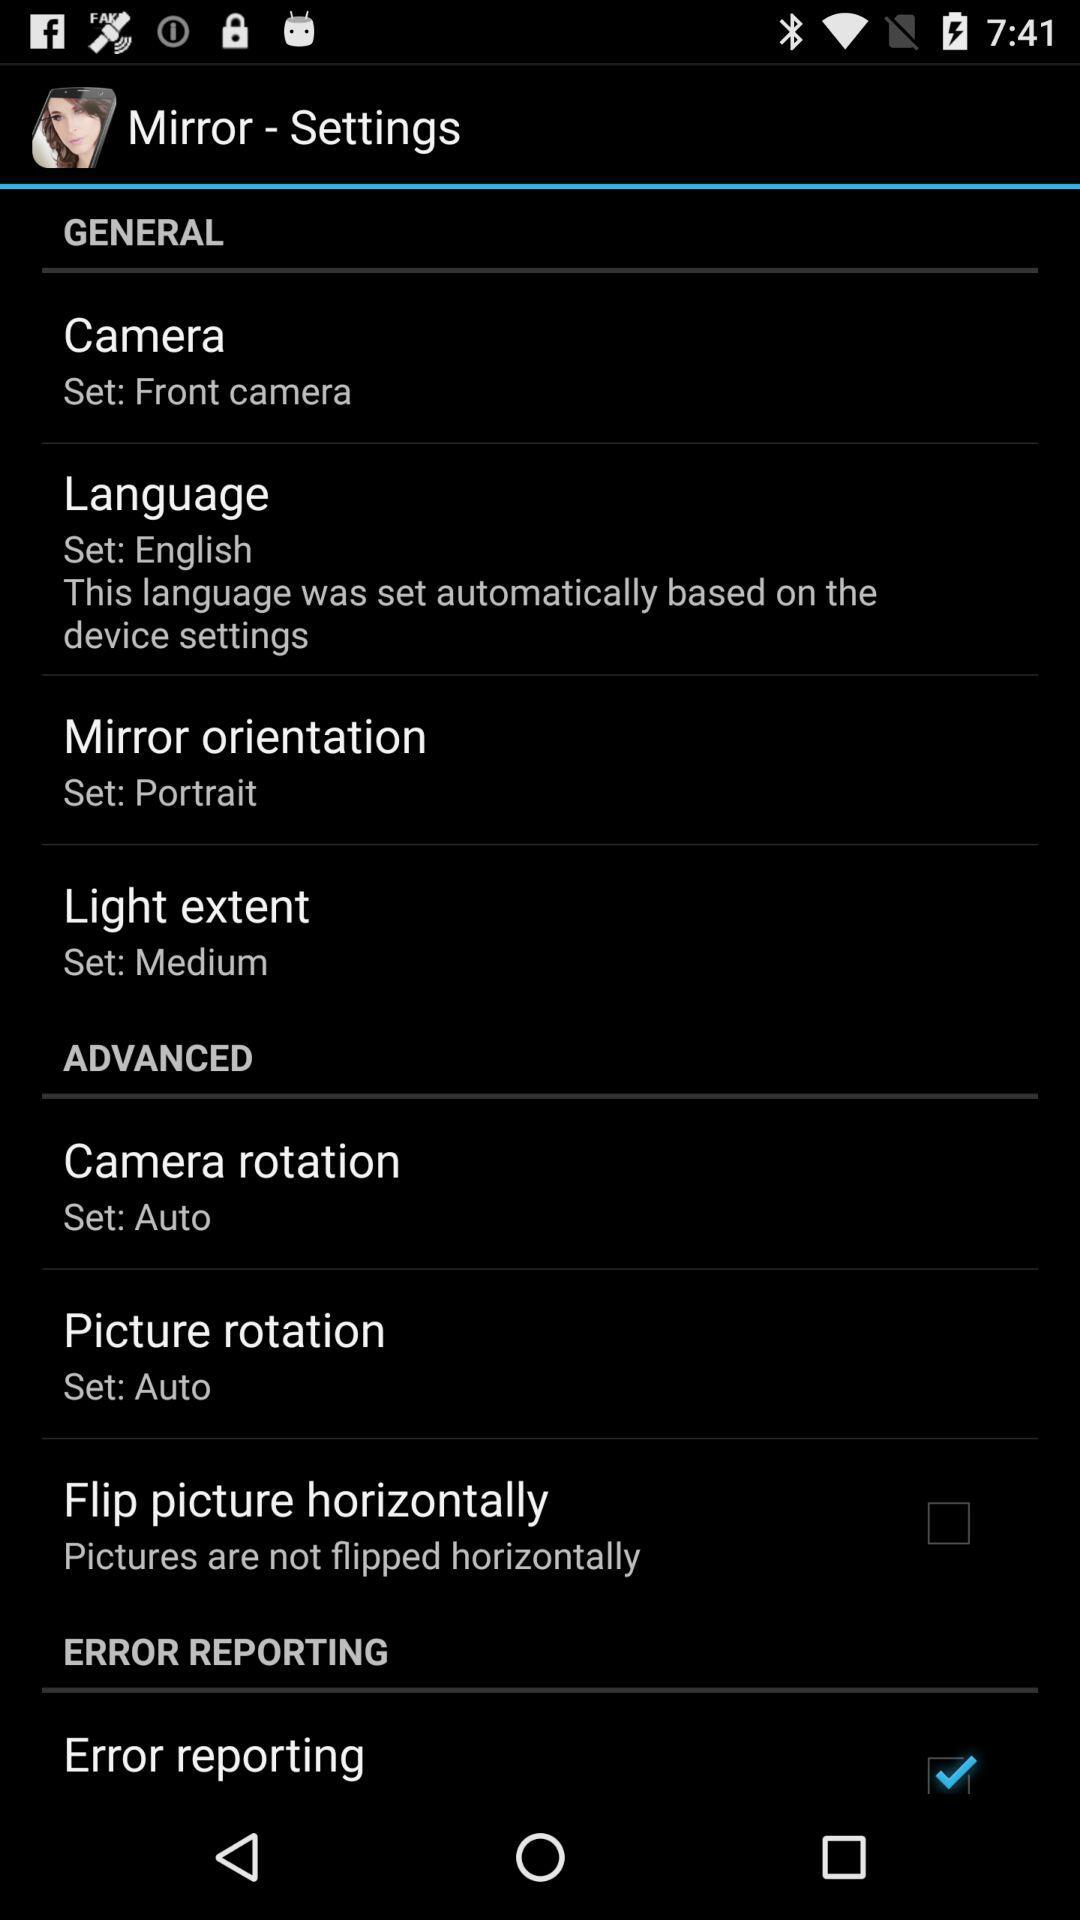 This screenshot has height=1920, width=1080. Describe the element at coordinates (305, 1498) in the screenshot. I see `app below set: auto app` at that location.